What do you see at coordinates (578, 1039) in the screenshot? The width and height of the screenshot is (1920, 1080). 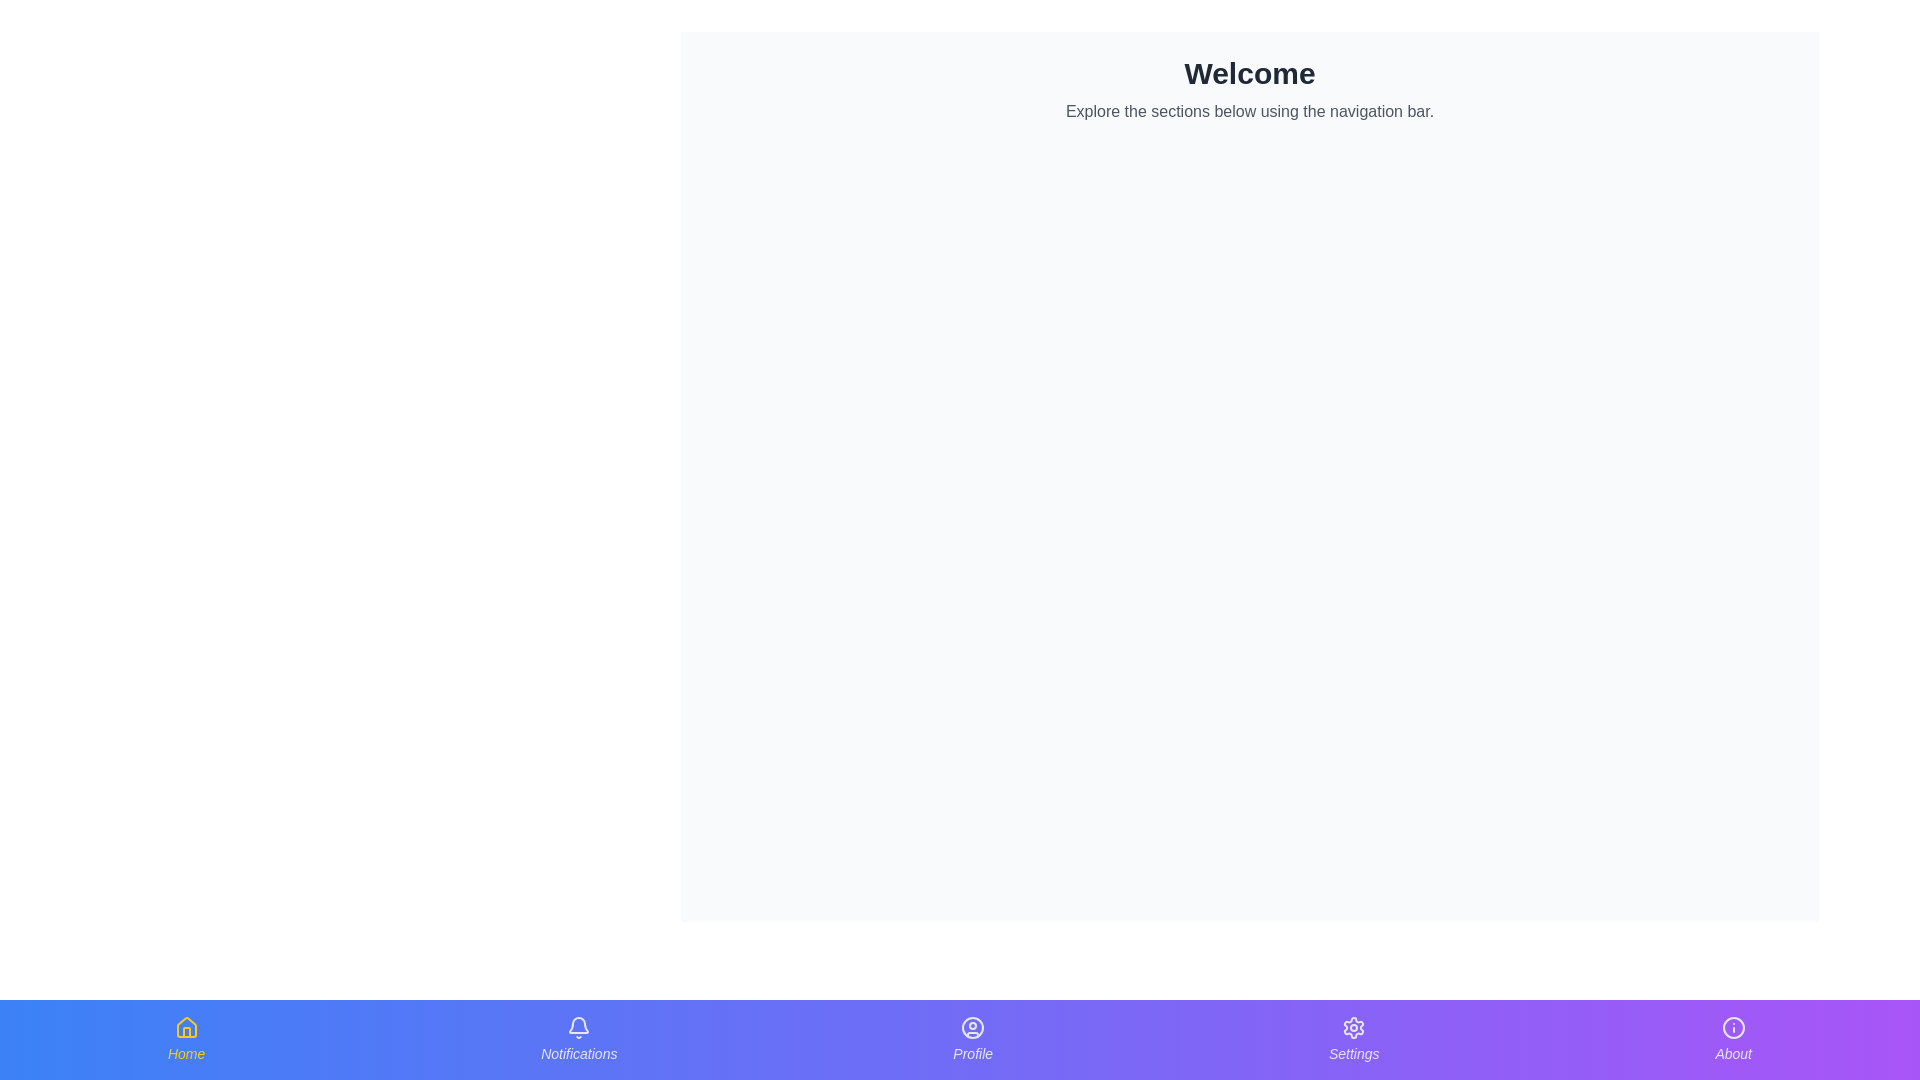 I see `the 'Notifications' button, which features a bell icon and is located in the bottom navigation bar between the 'Home' and 'Profile' buttons, to apply the scale effect` at bounding box center [578, 1039].